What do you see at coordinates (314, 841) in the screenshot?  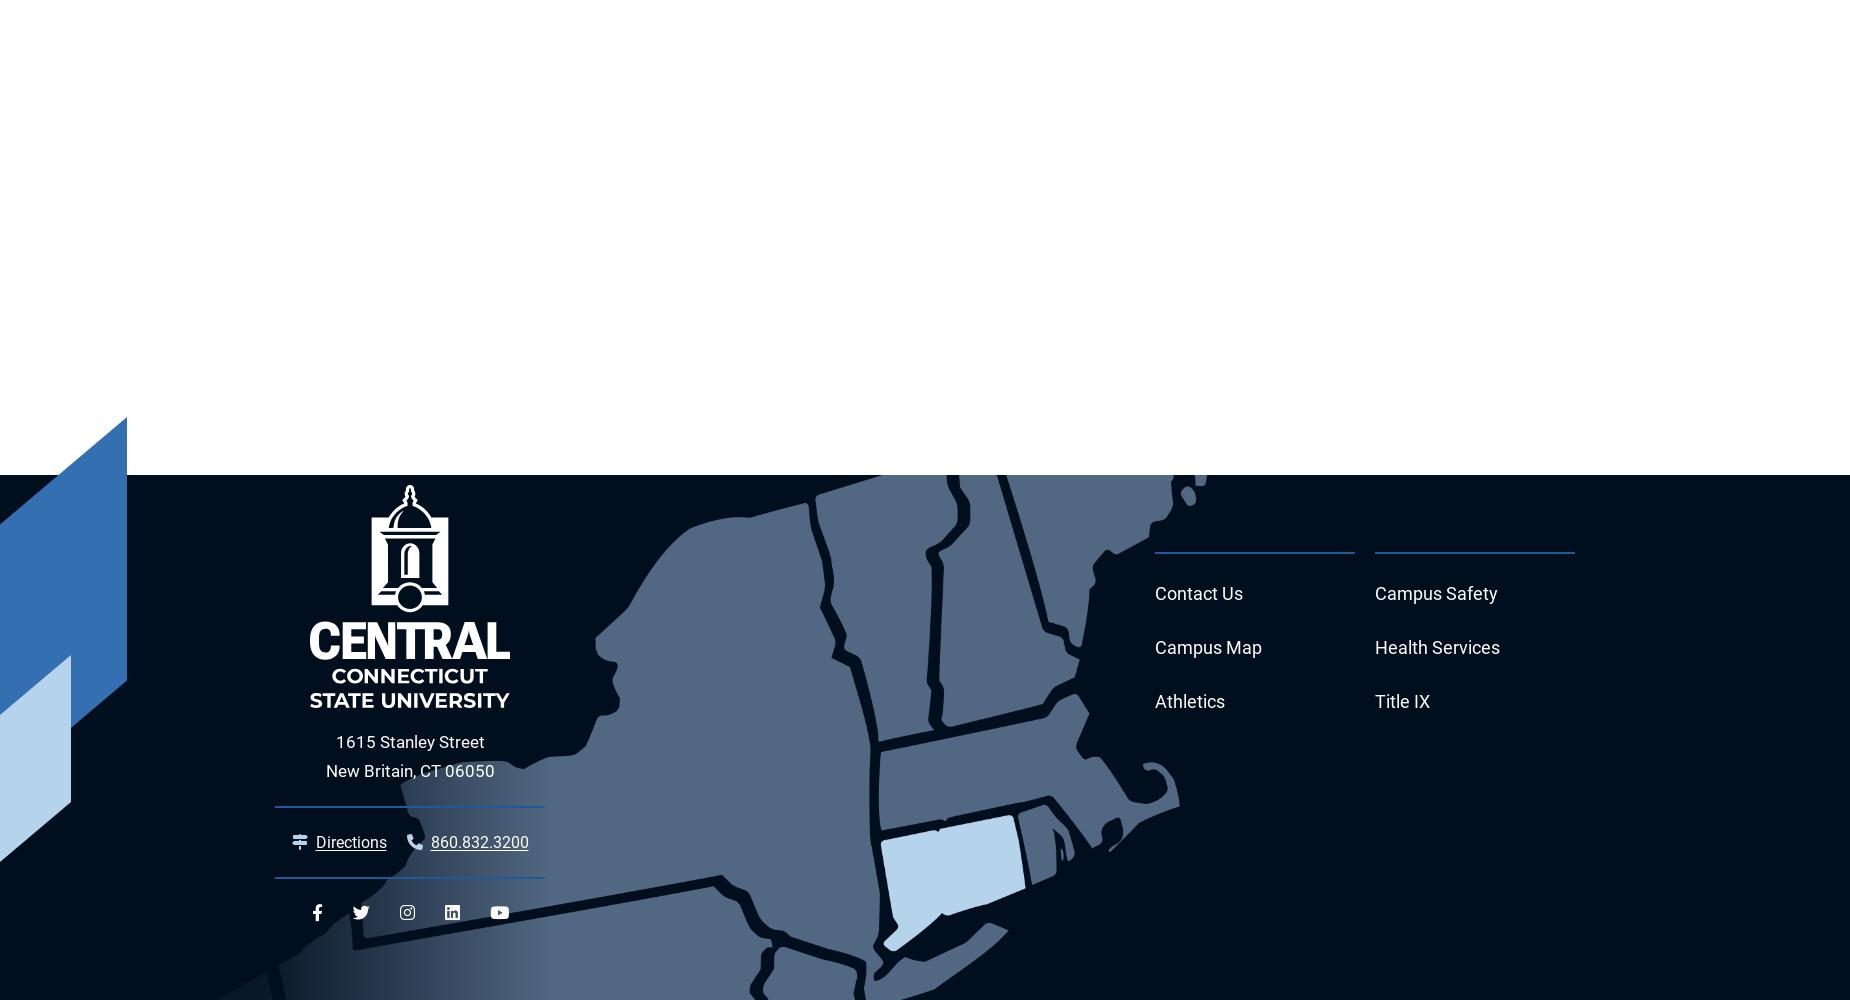 I see `'Directions'` at bounding box center [314, 841].